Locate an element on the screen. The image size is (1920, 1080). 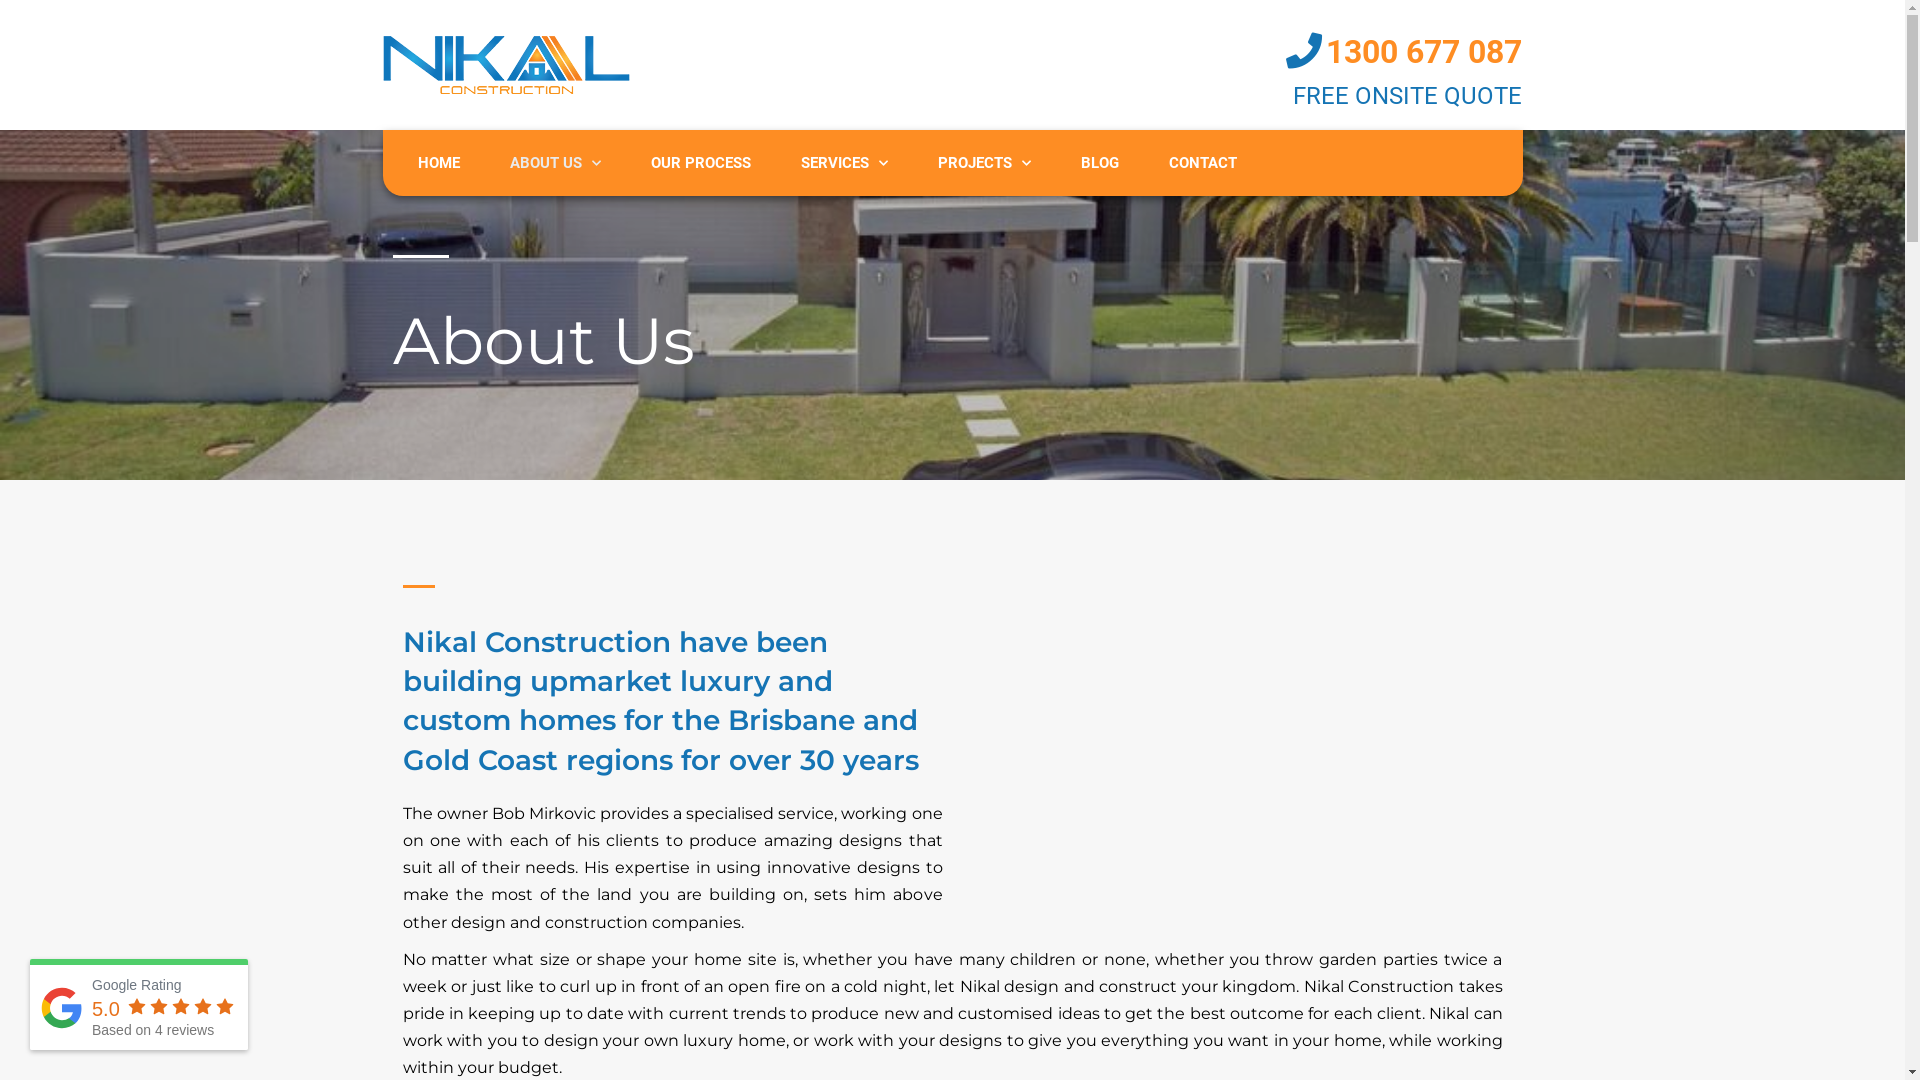
'ABOUT US' is located at coordinates (554, 161).